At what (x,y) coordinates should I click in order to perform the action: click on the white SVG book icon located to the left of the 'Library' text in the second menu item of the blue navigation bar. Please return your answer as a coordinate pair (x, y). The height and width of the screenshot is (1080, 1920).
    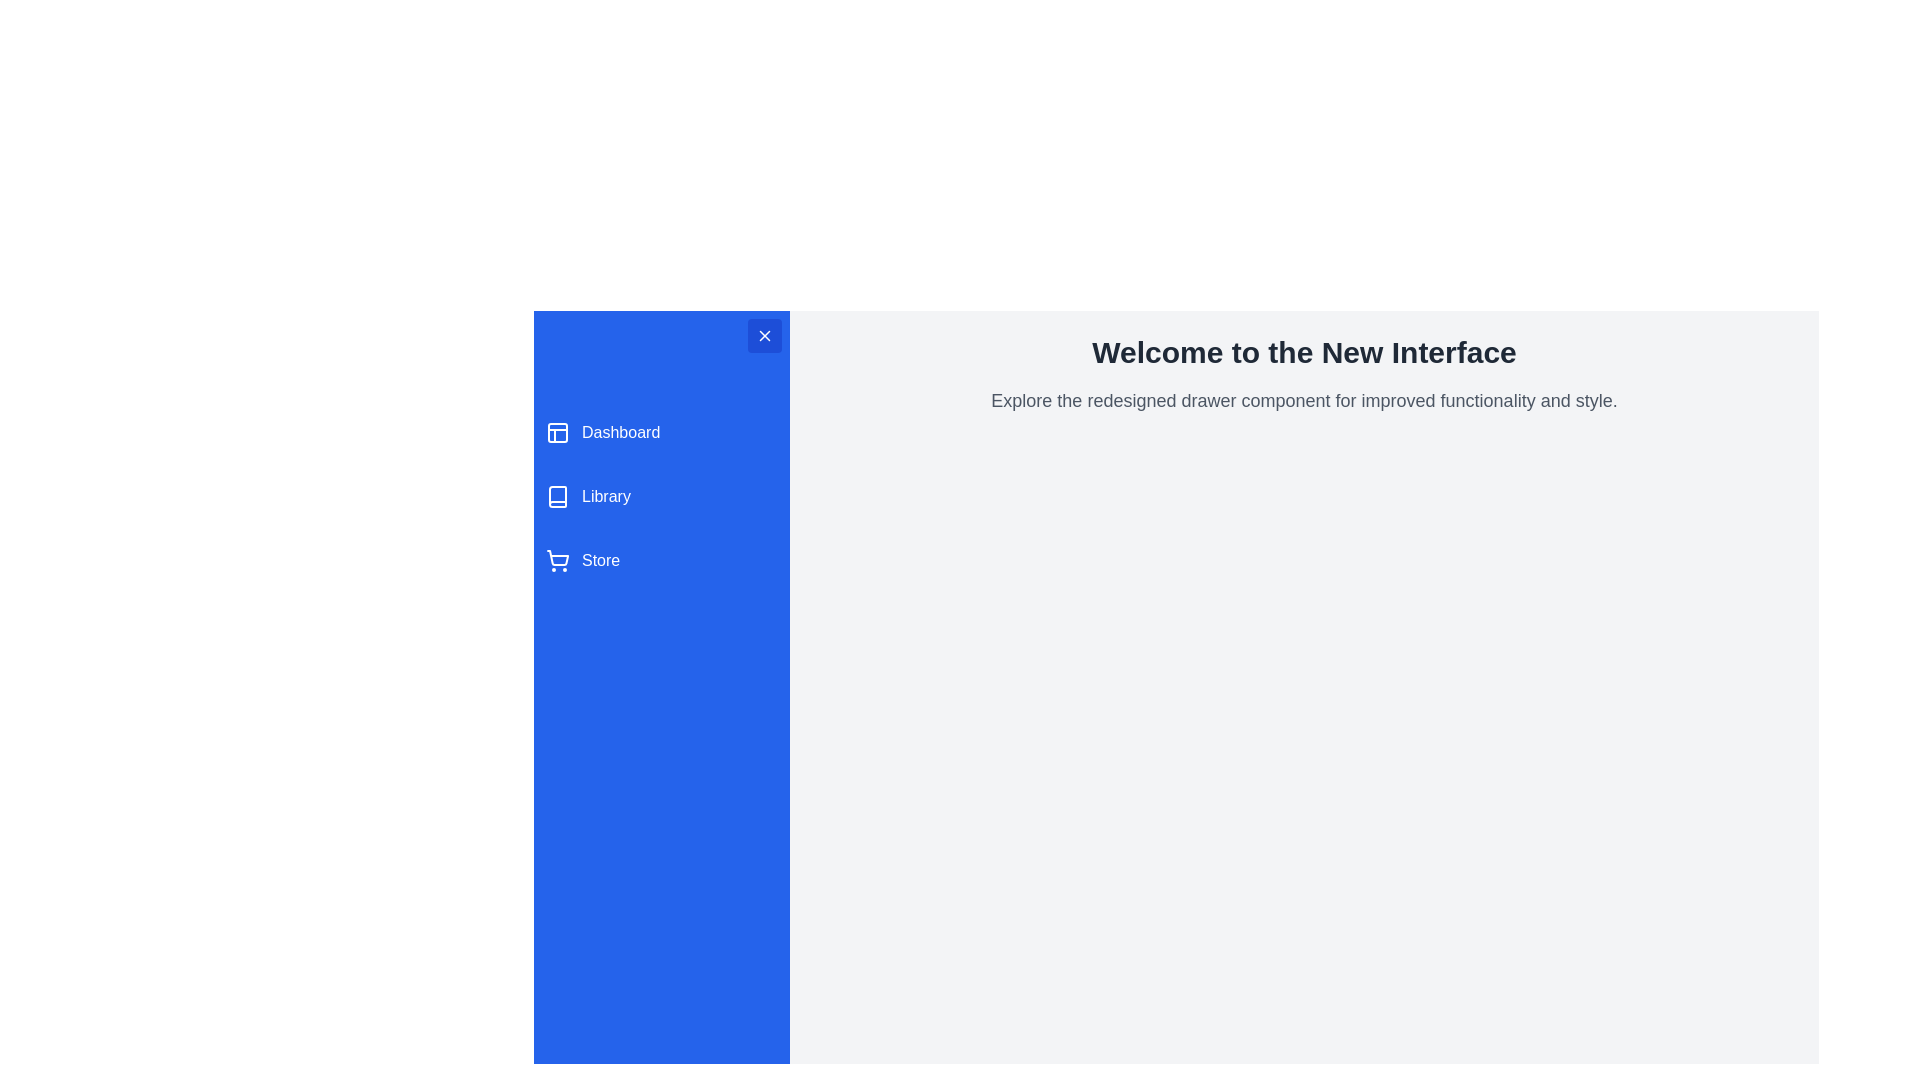
    Looking at the image, I should click on (557, 496).